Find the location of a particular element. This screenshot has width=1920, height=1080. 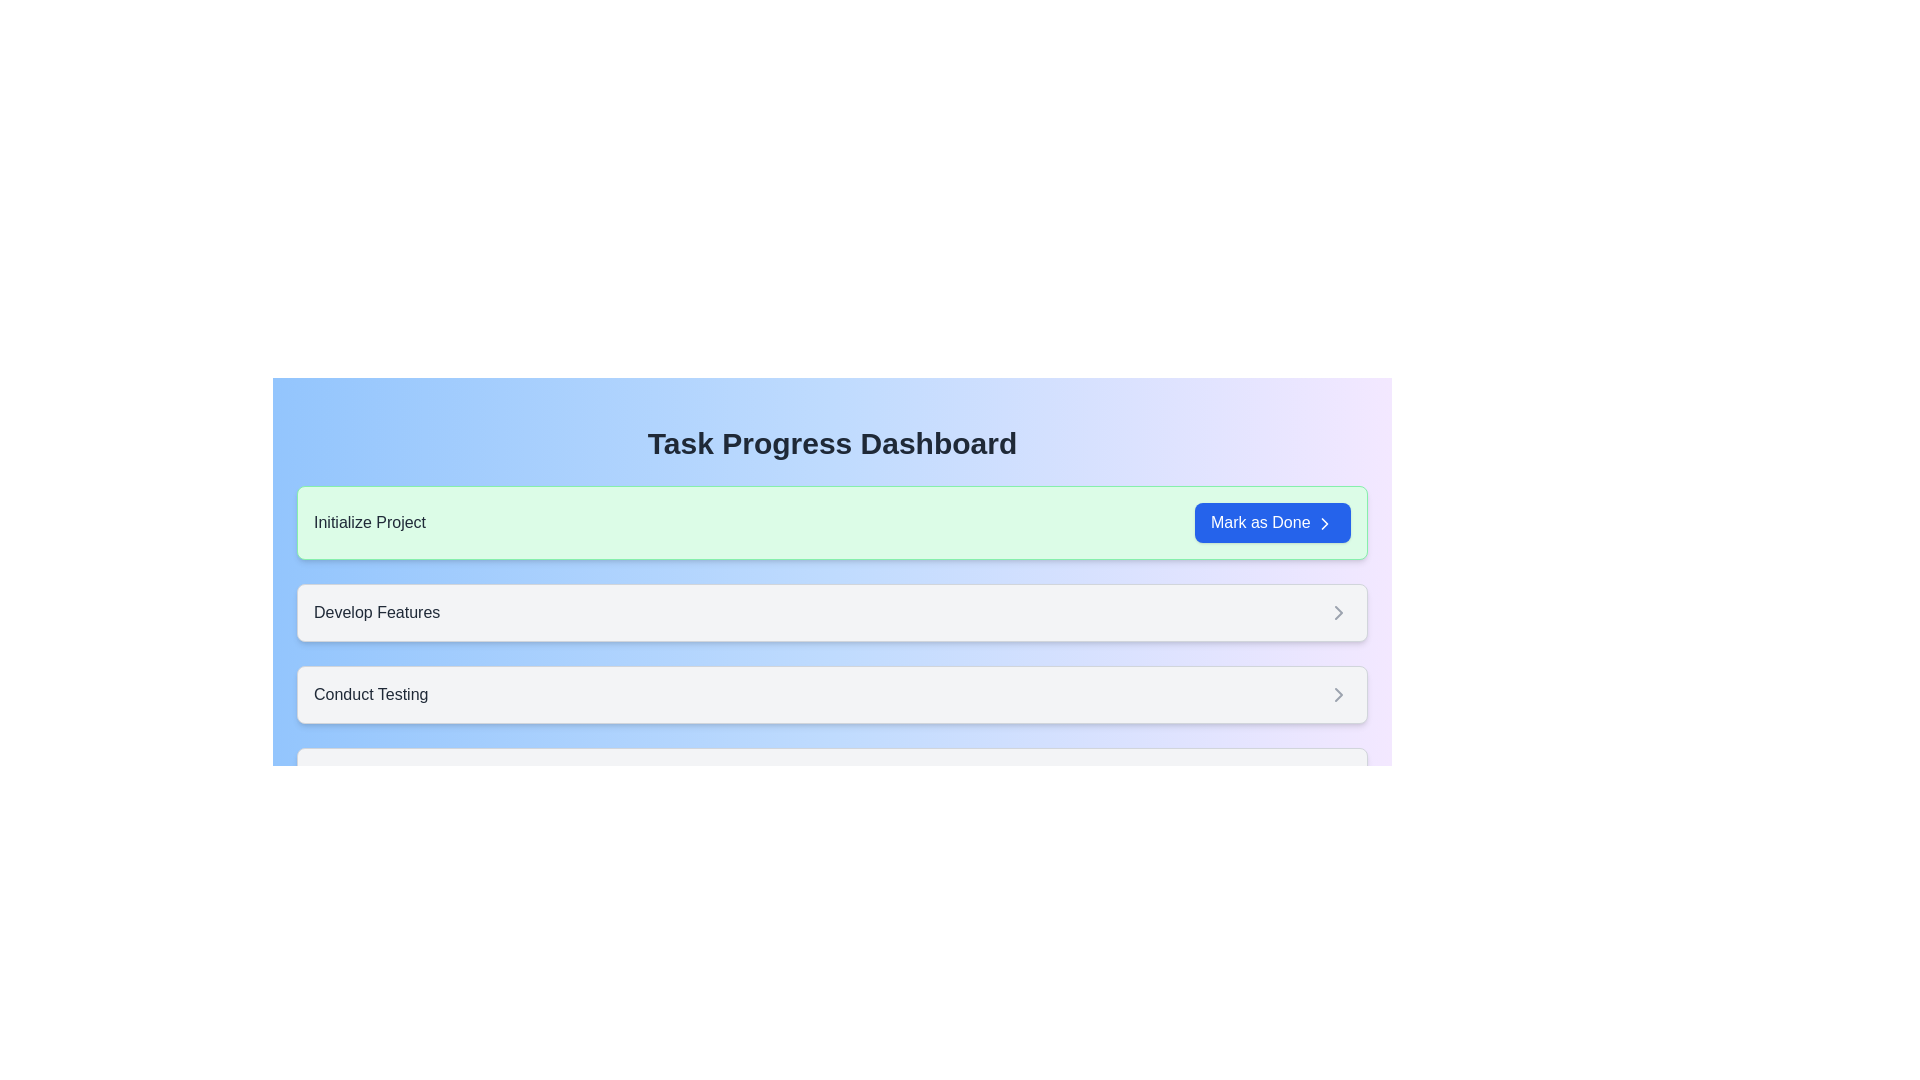

the Chevron icon located on the right side of the 'Develop Features' card, which is the second card in the vertical list of tasks is located at coordinates (1339, 612).